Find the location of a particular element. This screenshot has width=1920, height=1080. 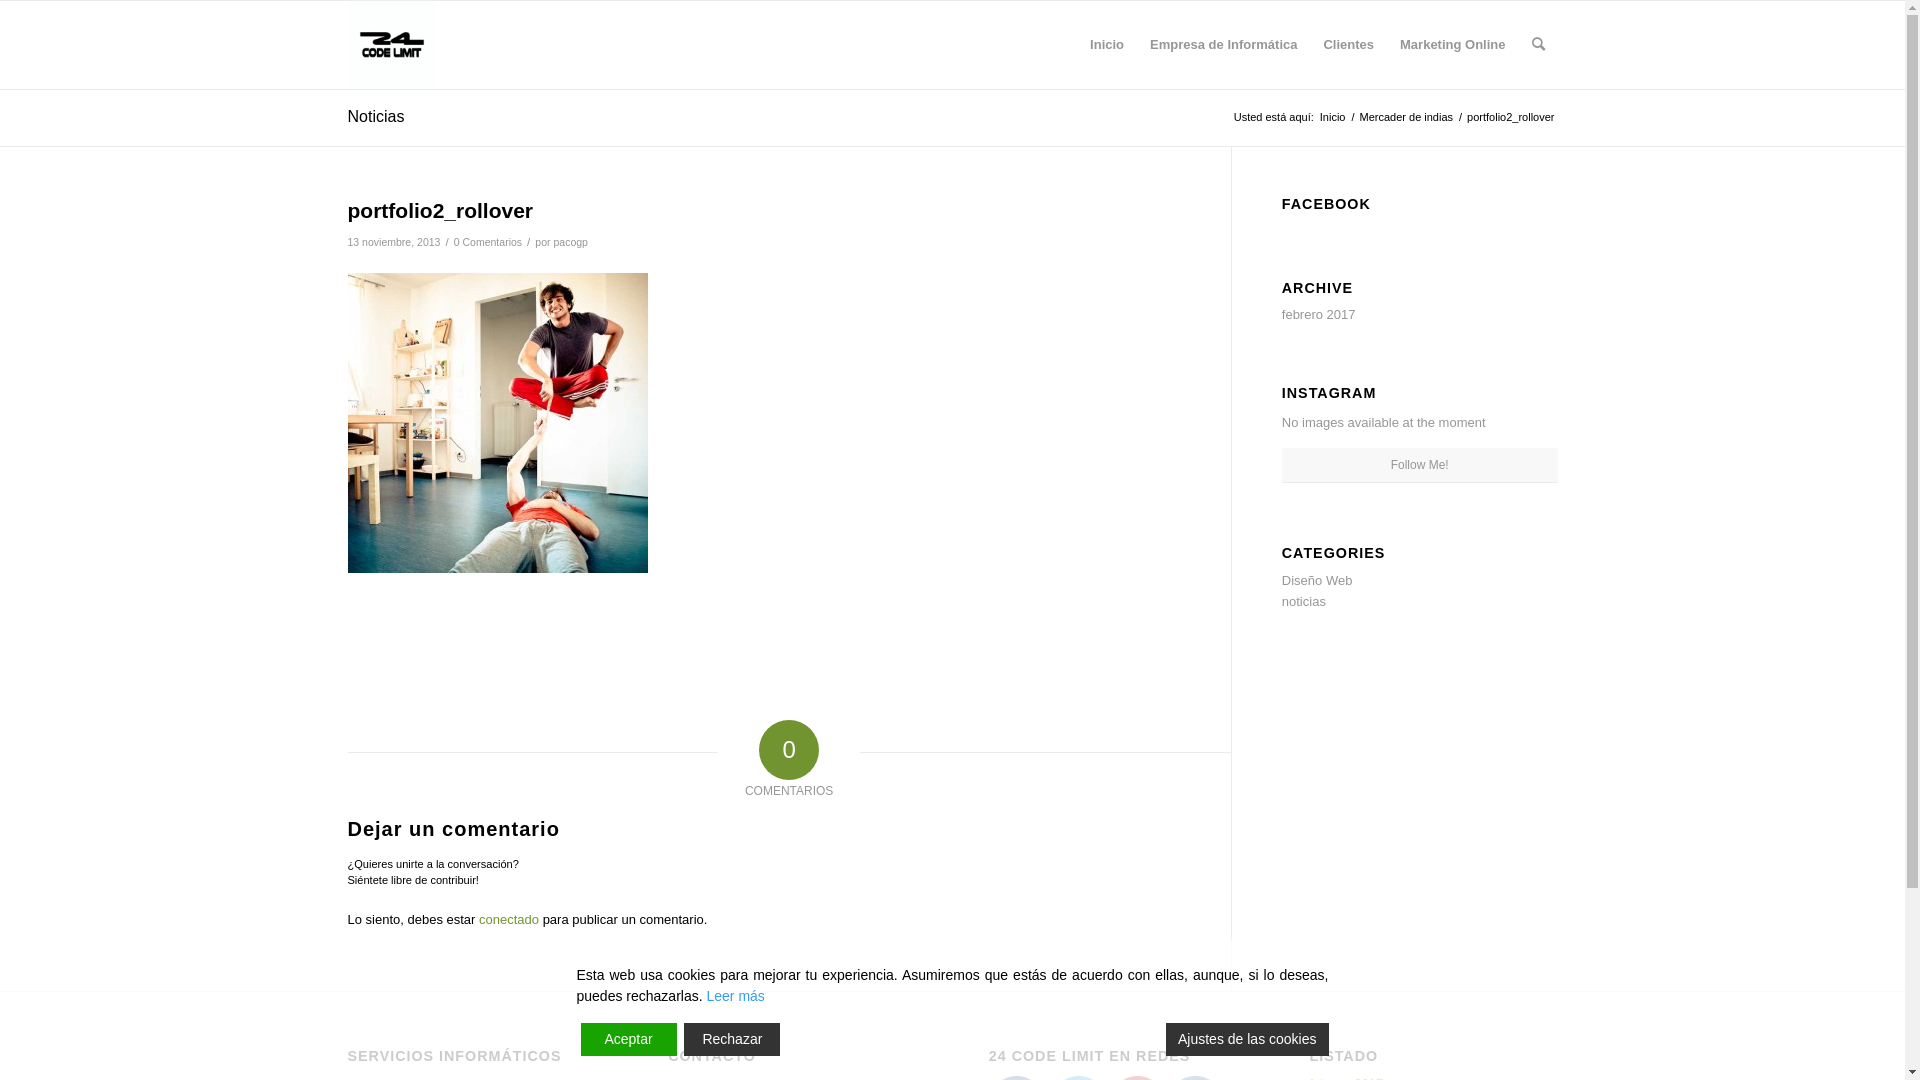

'Rechazar' is located at coordinates (730, 1038).